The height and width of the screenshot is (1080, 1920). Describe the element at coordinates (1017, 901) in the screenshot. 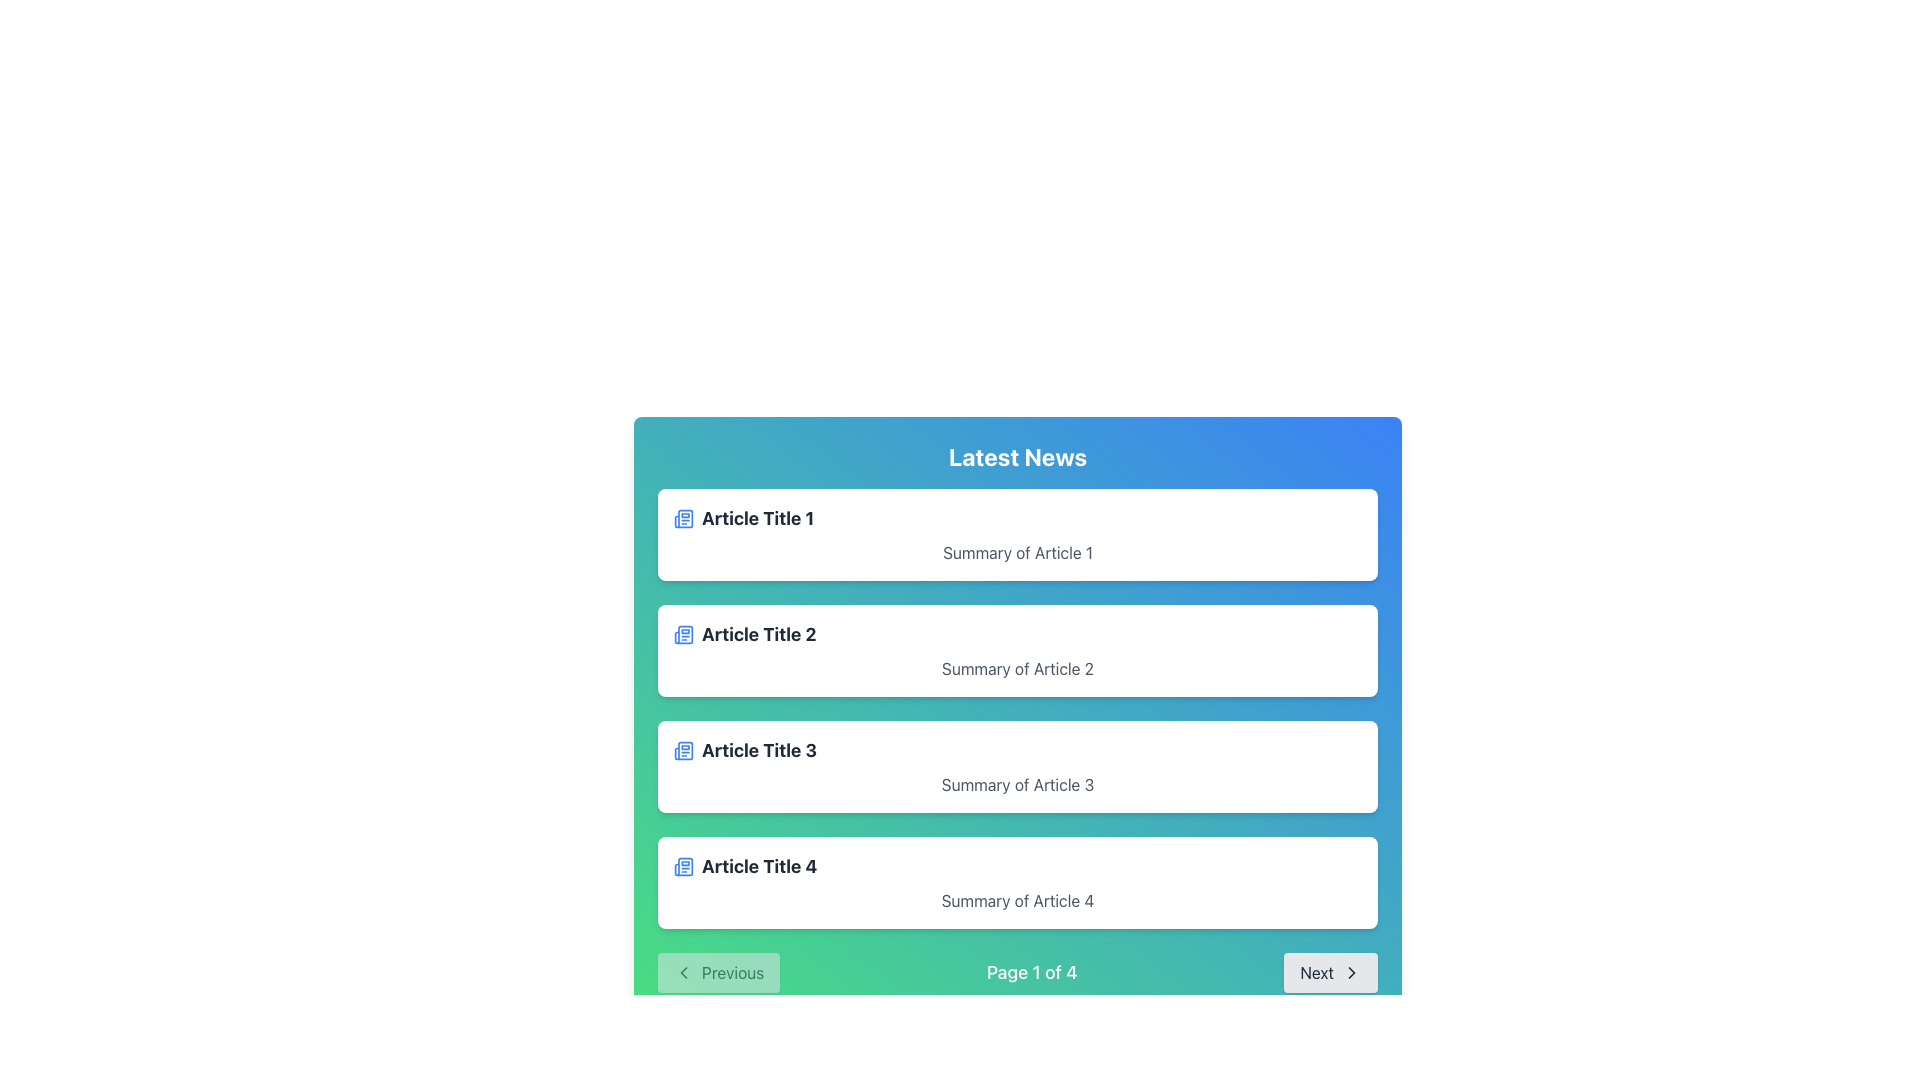

I see `the text element displaying 'Summary of Article 4' located beneath 'Article Title 4' in the fourth item of the article list` at that location.